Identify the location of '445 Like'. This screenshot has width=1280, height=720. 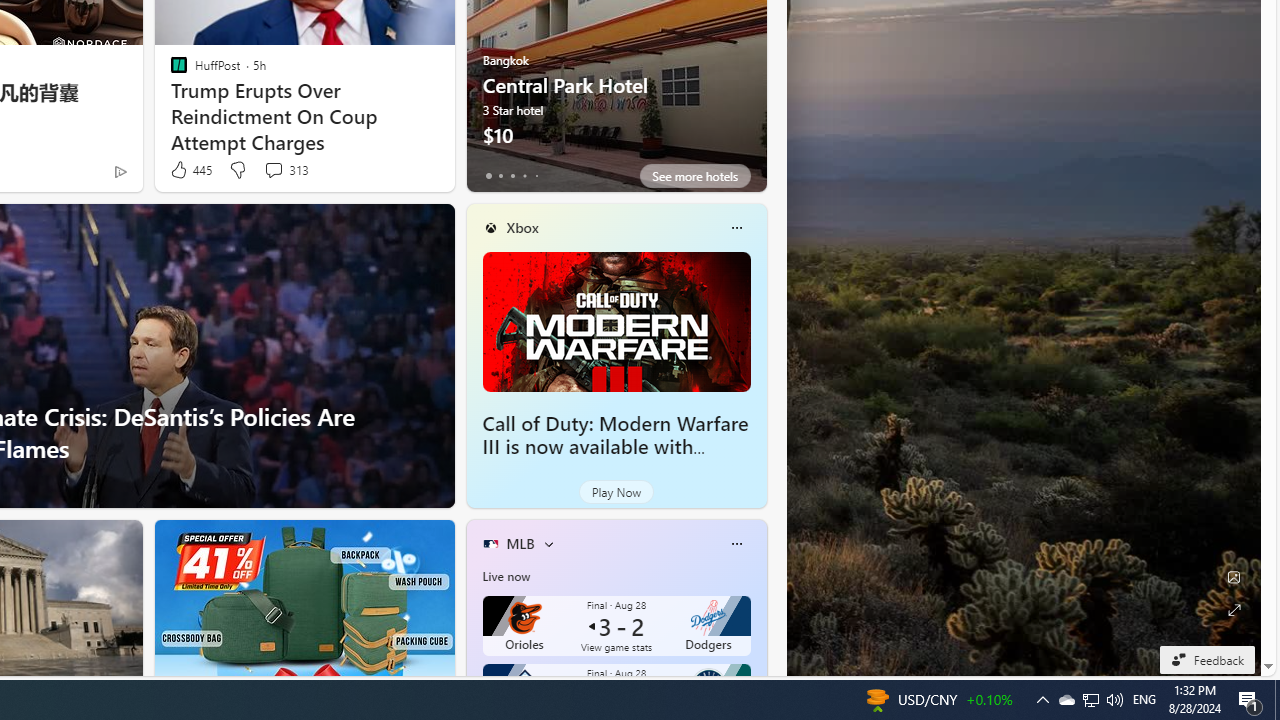
(190, 169).